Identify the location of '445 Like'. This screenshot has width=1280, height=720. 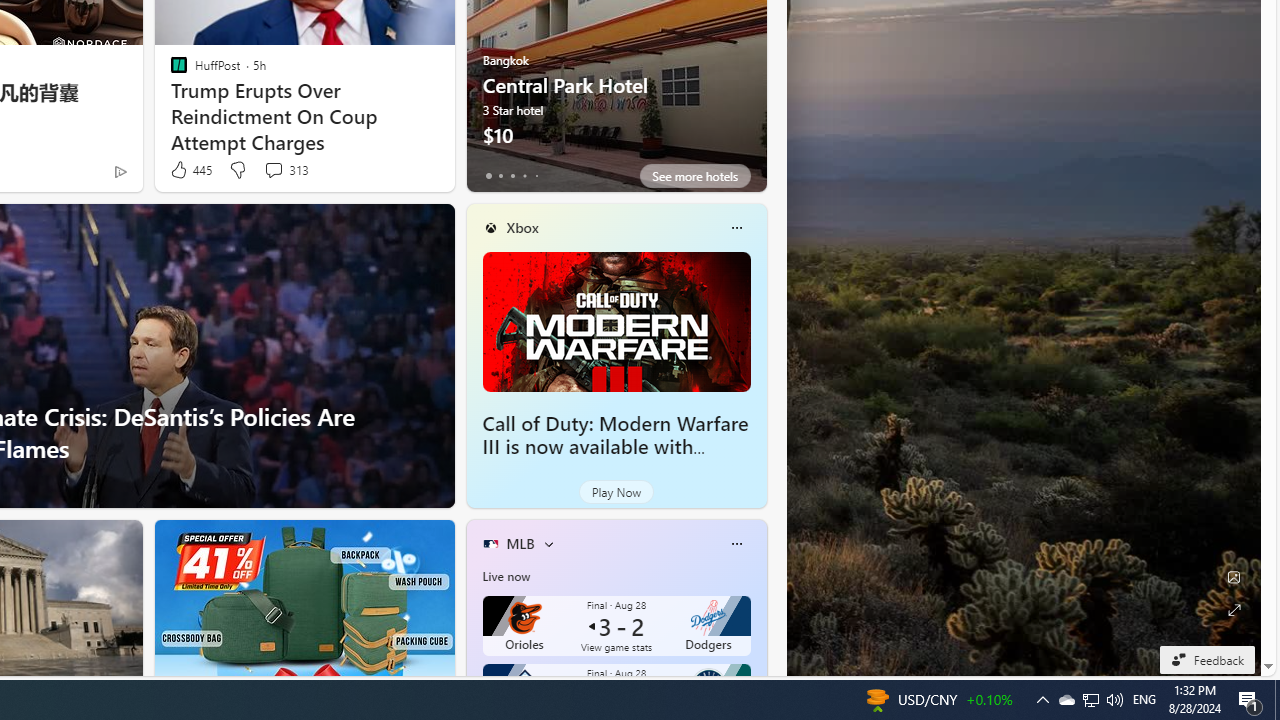
(190, 169).